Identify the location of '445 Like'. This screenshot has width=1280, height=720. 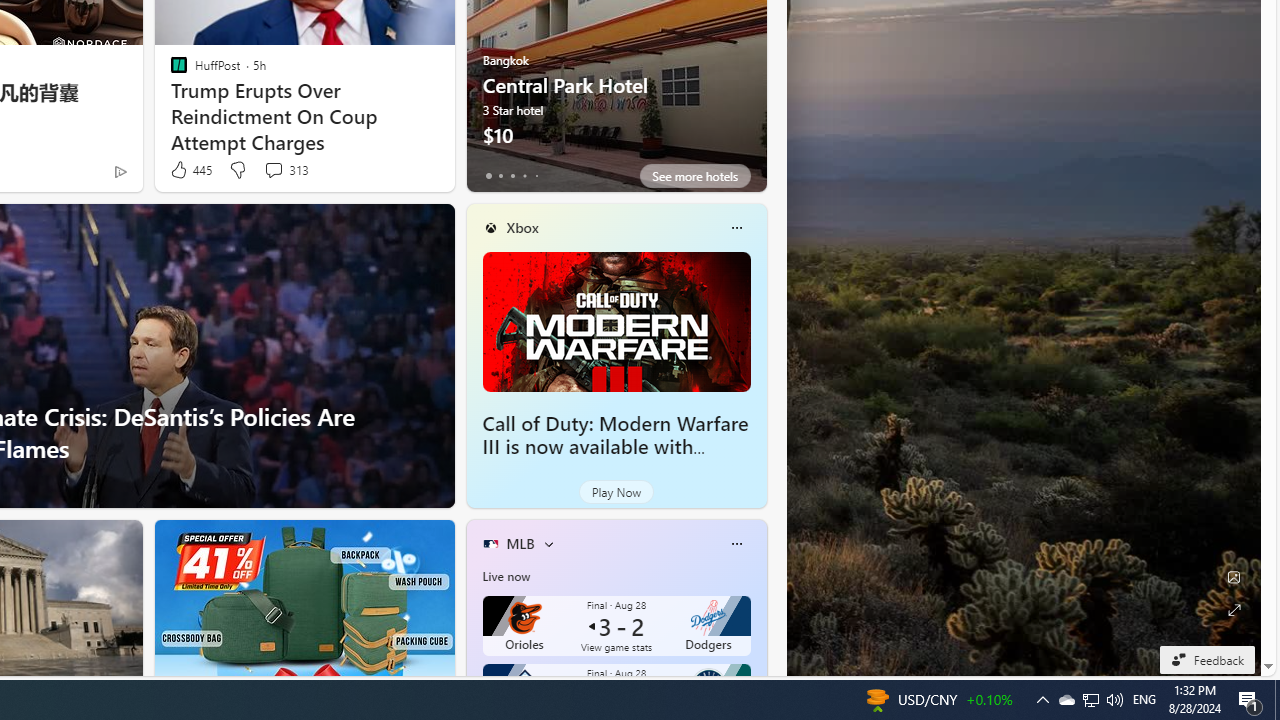
(190, 169).